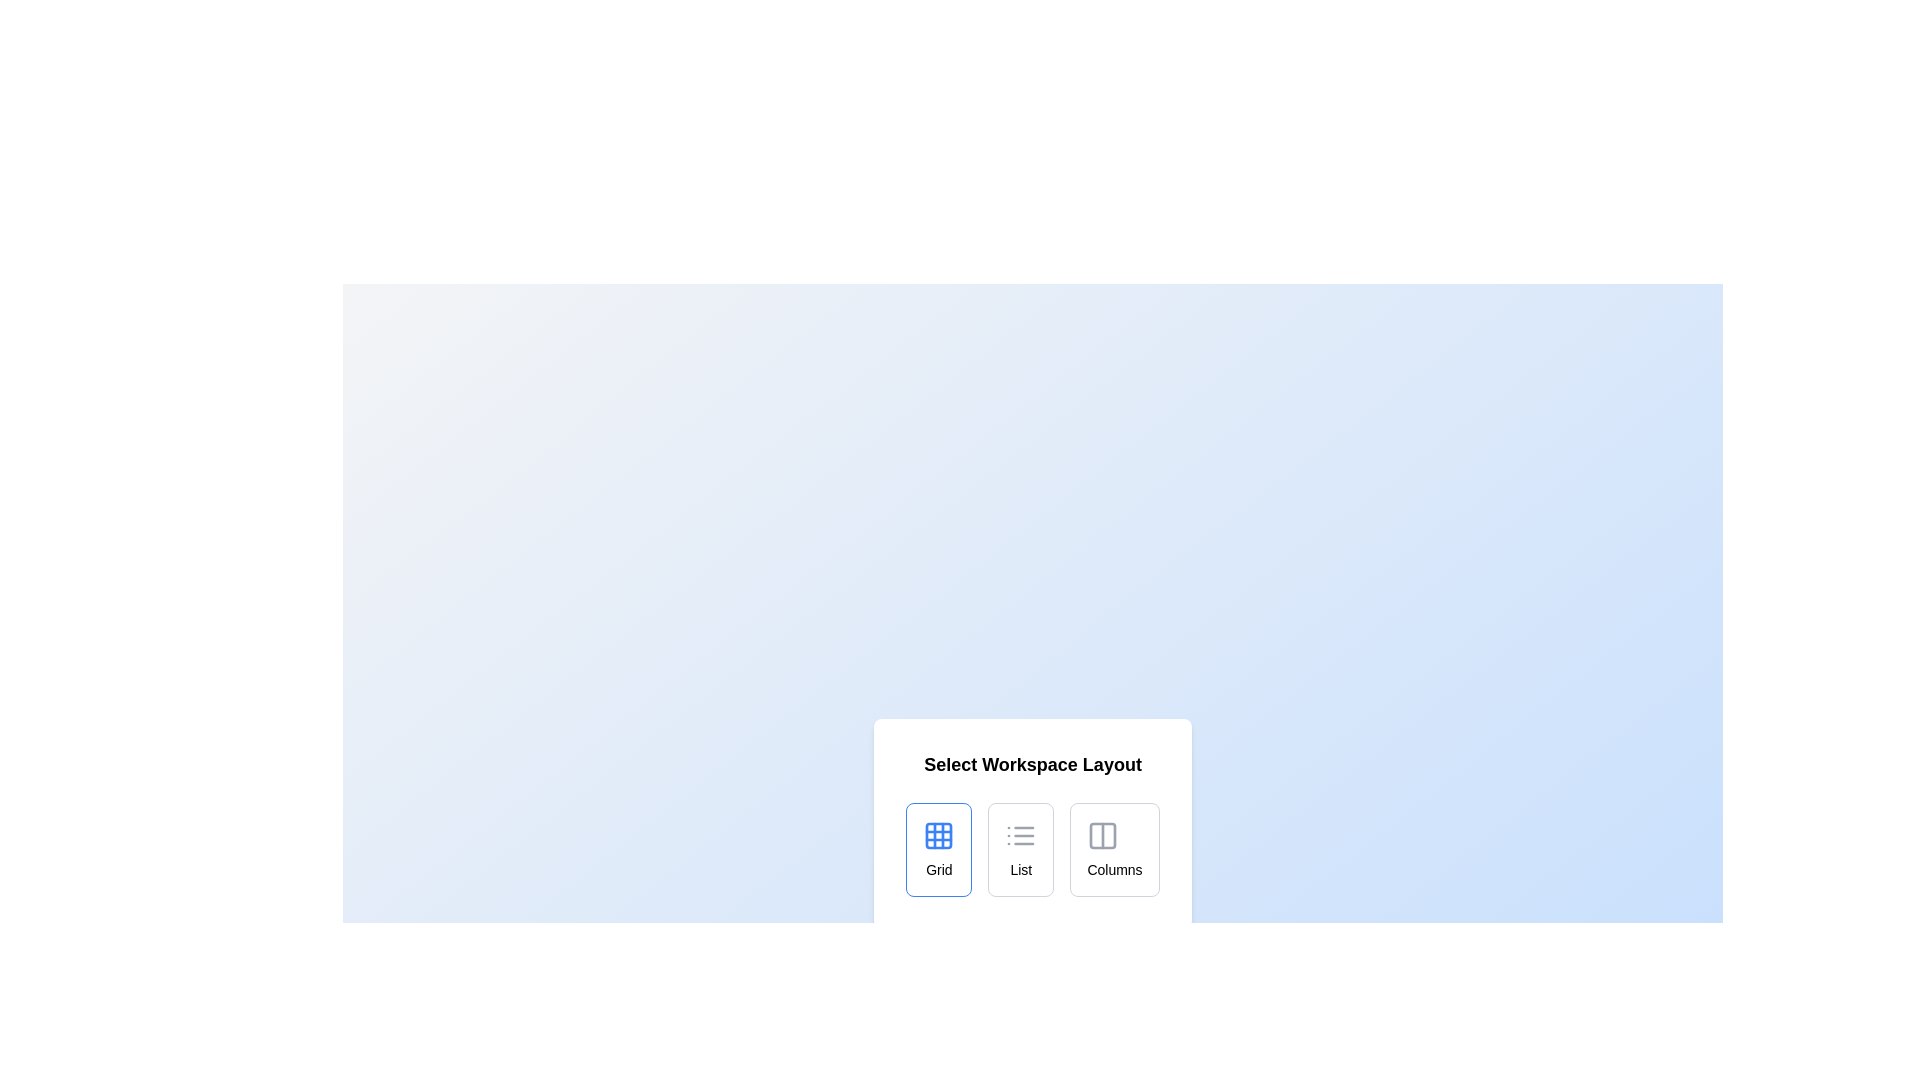  Describe the element at coordinates (1113, 849) in the screenshot. I see `the layout option Columns to observe visual feedback` at that location.